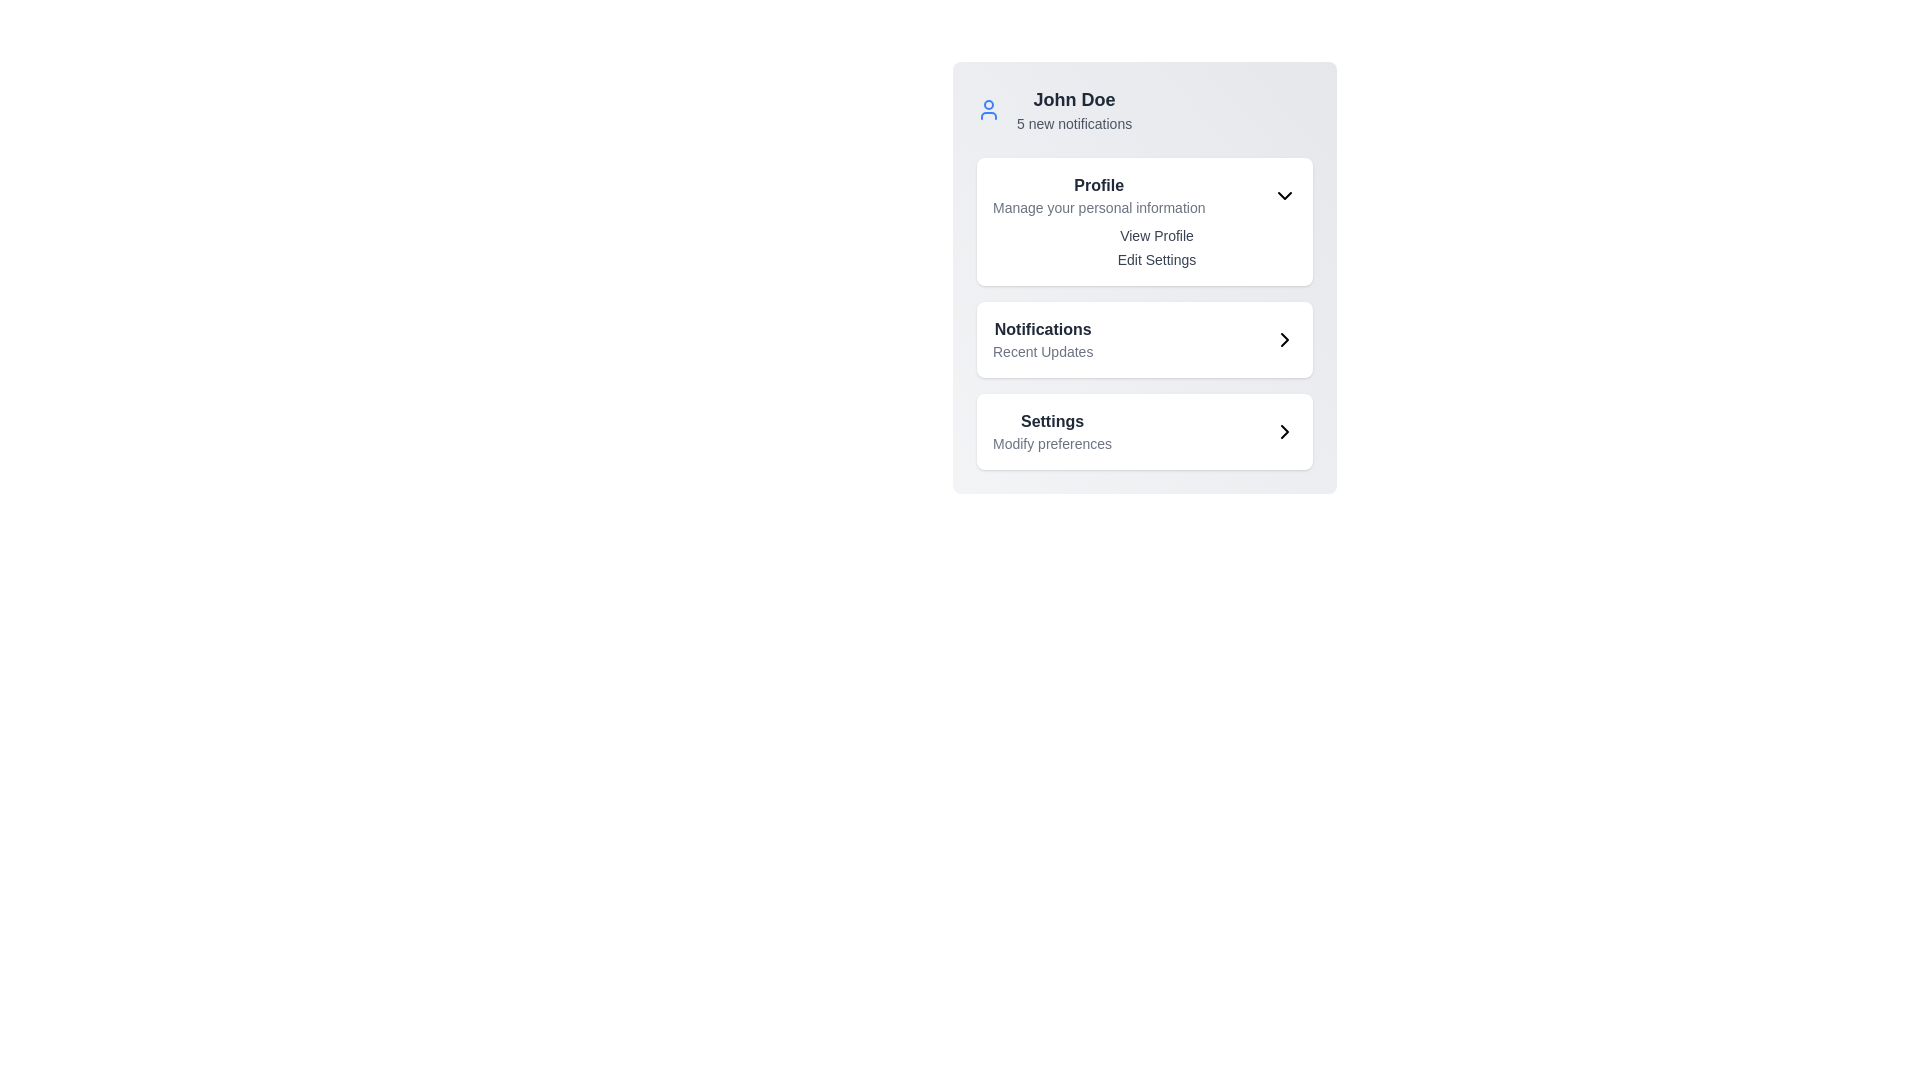 Image resolution: width=1920 pixels, height=1080 pixels. What do you see at coordinates (1285, 431) in the screenshot?
I see `the right-pointing chevron arrow icon located within the 'Settings' section` at bounding box center [1285, 431].